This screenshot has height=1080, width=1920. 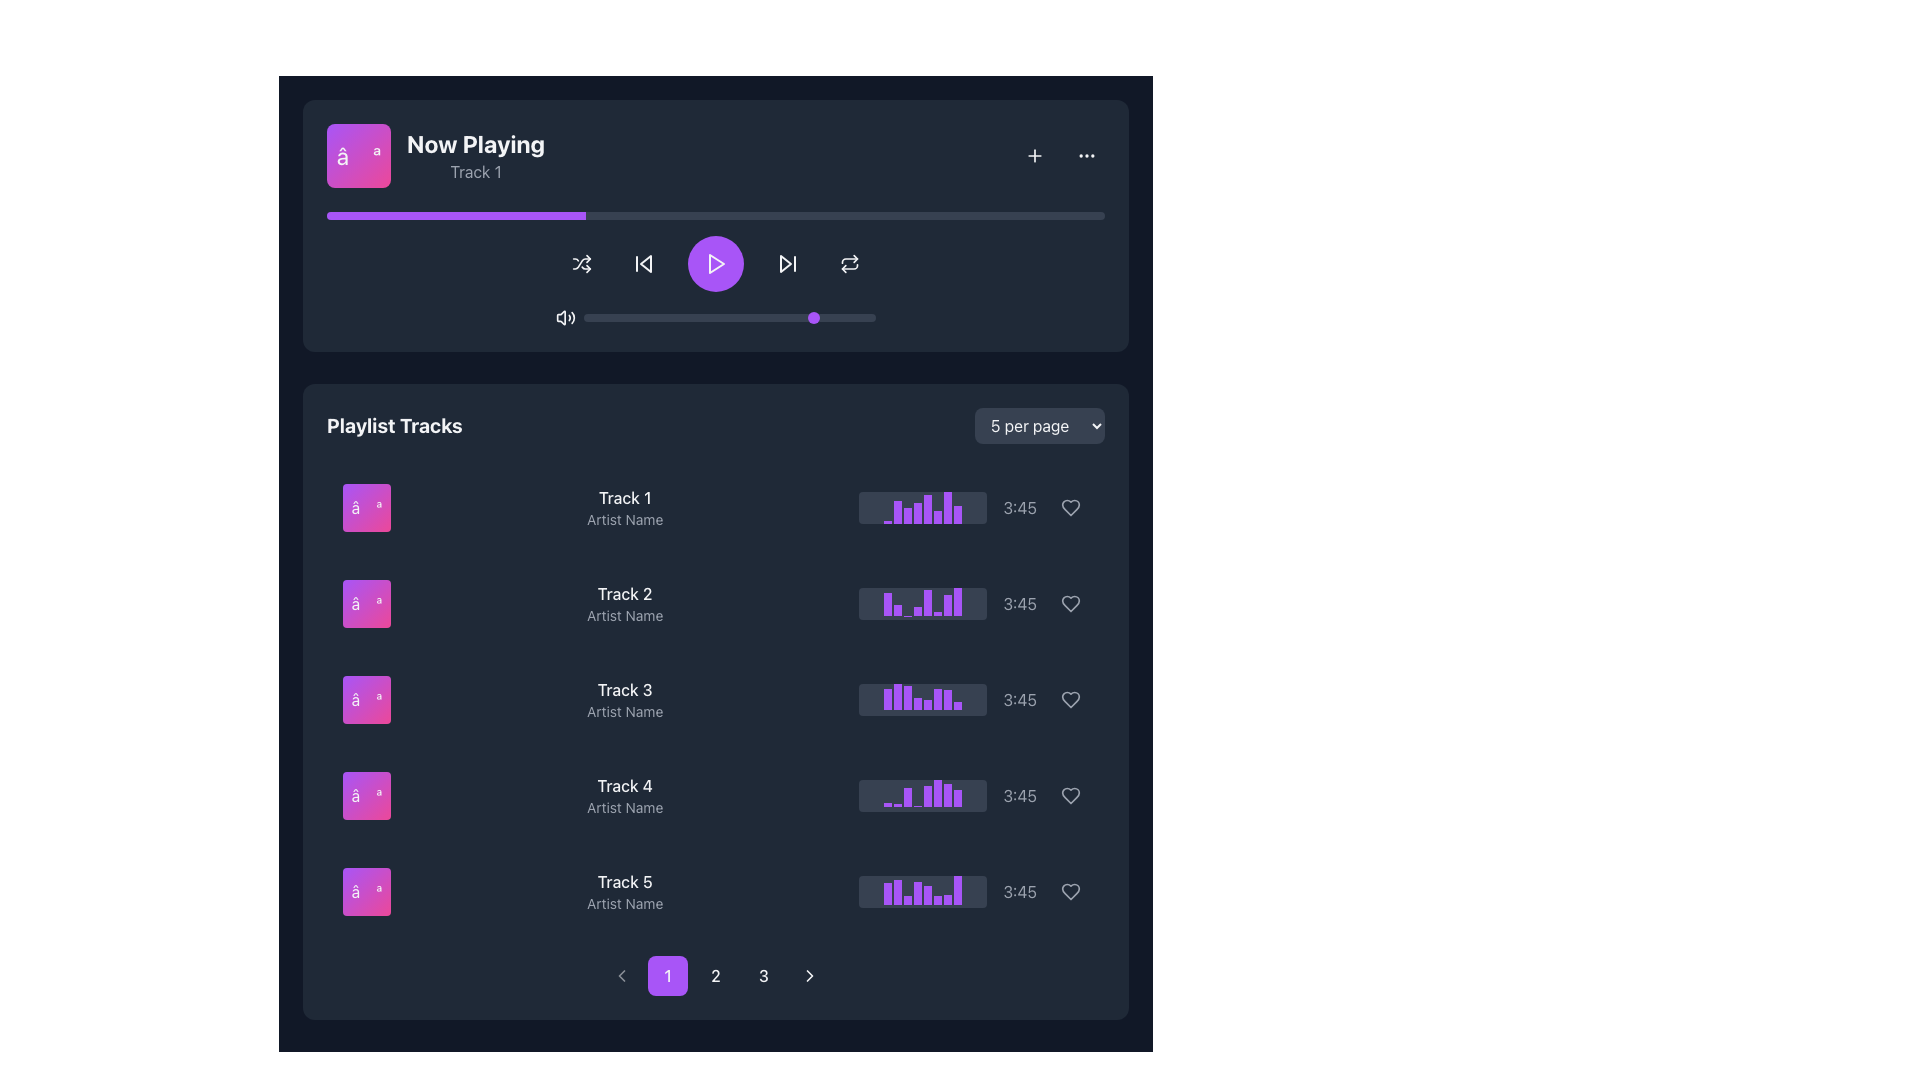 I want to click on the second progress bar in the mini bar chart representing the audio levels for 'Track 2' in the playlist interface, so click(x=897, y=609).